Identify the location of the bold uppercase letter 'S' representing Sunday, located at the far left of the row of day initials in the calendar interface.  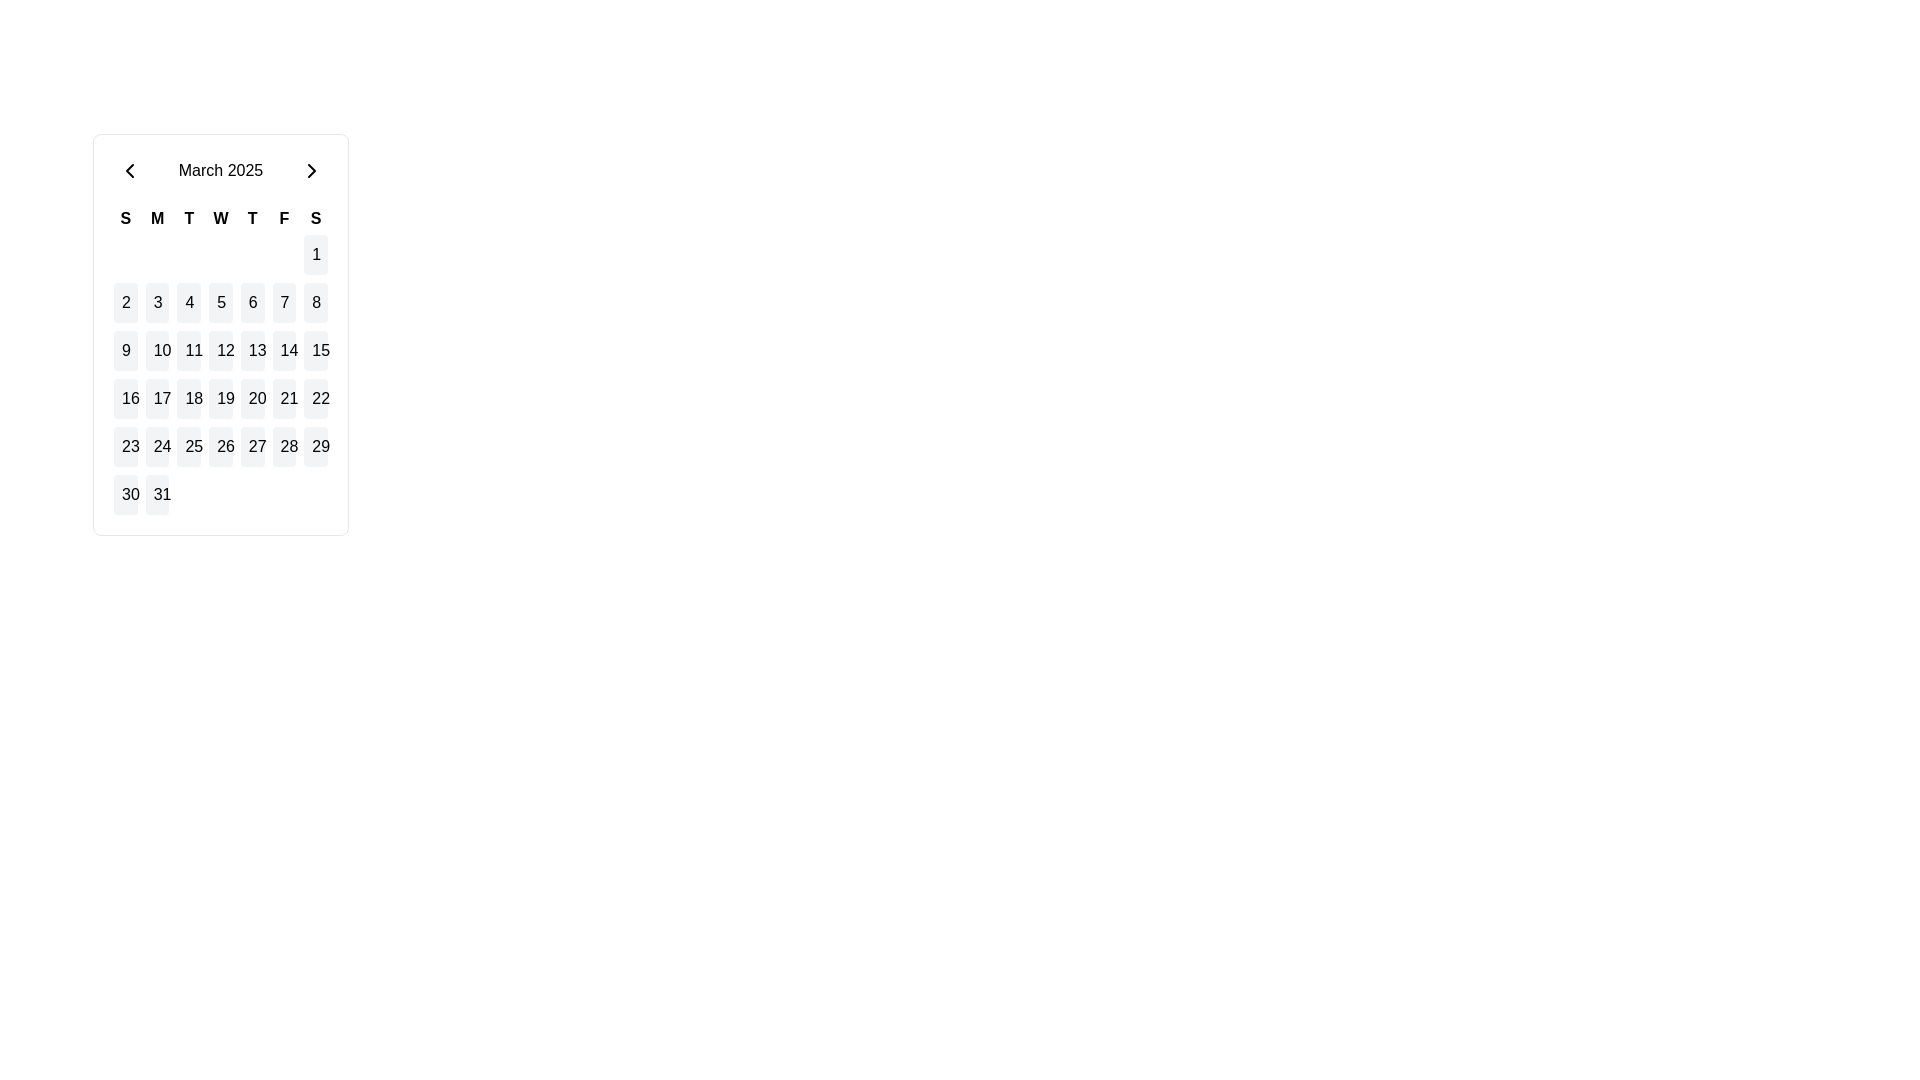
(124, 219).